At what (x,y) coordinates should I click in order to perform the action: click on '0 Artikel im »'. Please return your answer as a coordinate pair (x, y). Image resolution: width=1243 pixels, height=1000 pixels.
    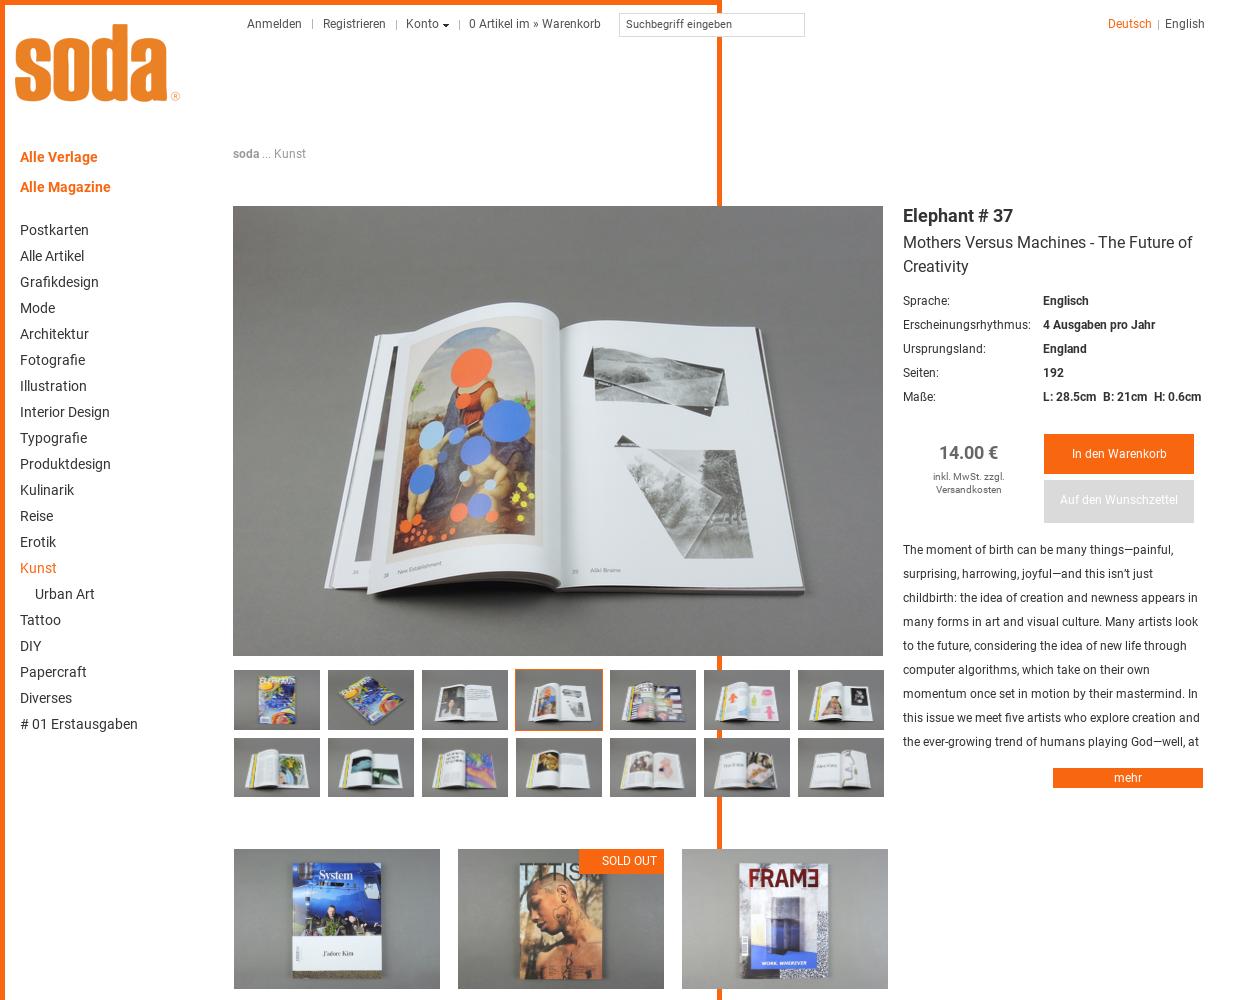
    Looking at the image, I should click on (504, 24).